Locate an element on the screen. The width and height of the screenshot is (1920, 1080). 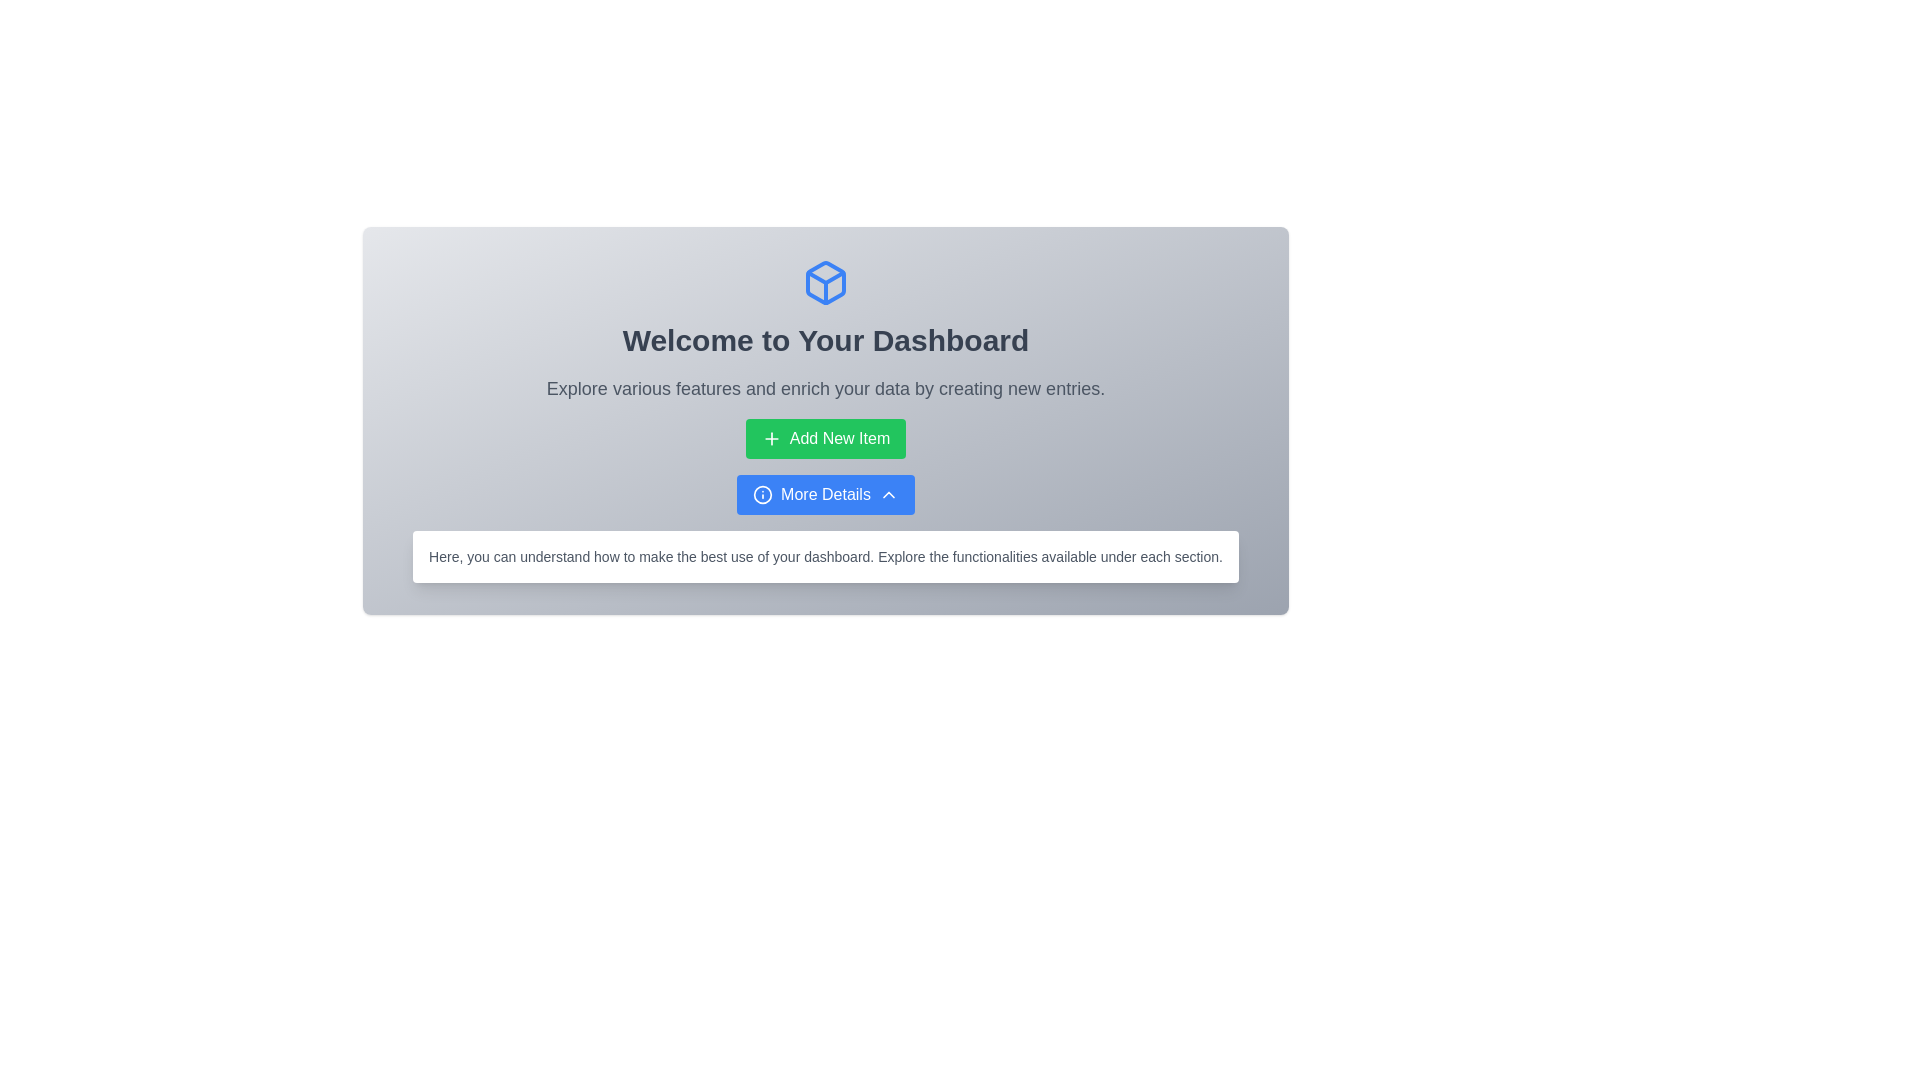
the information icon, which is a small circular icon with a white outline and blue interior containing a white 'i' symbol, located to the left of the text label within the 'More Details' button, positioned below the 'Add New Item' button is located at coordinates (762, 494).